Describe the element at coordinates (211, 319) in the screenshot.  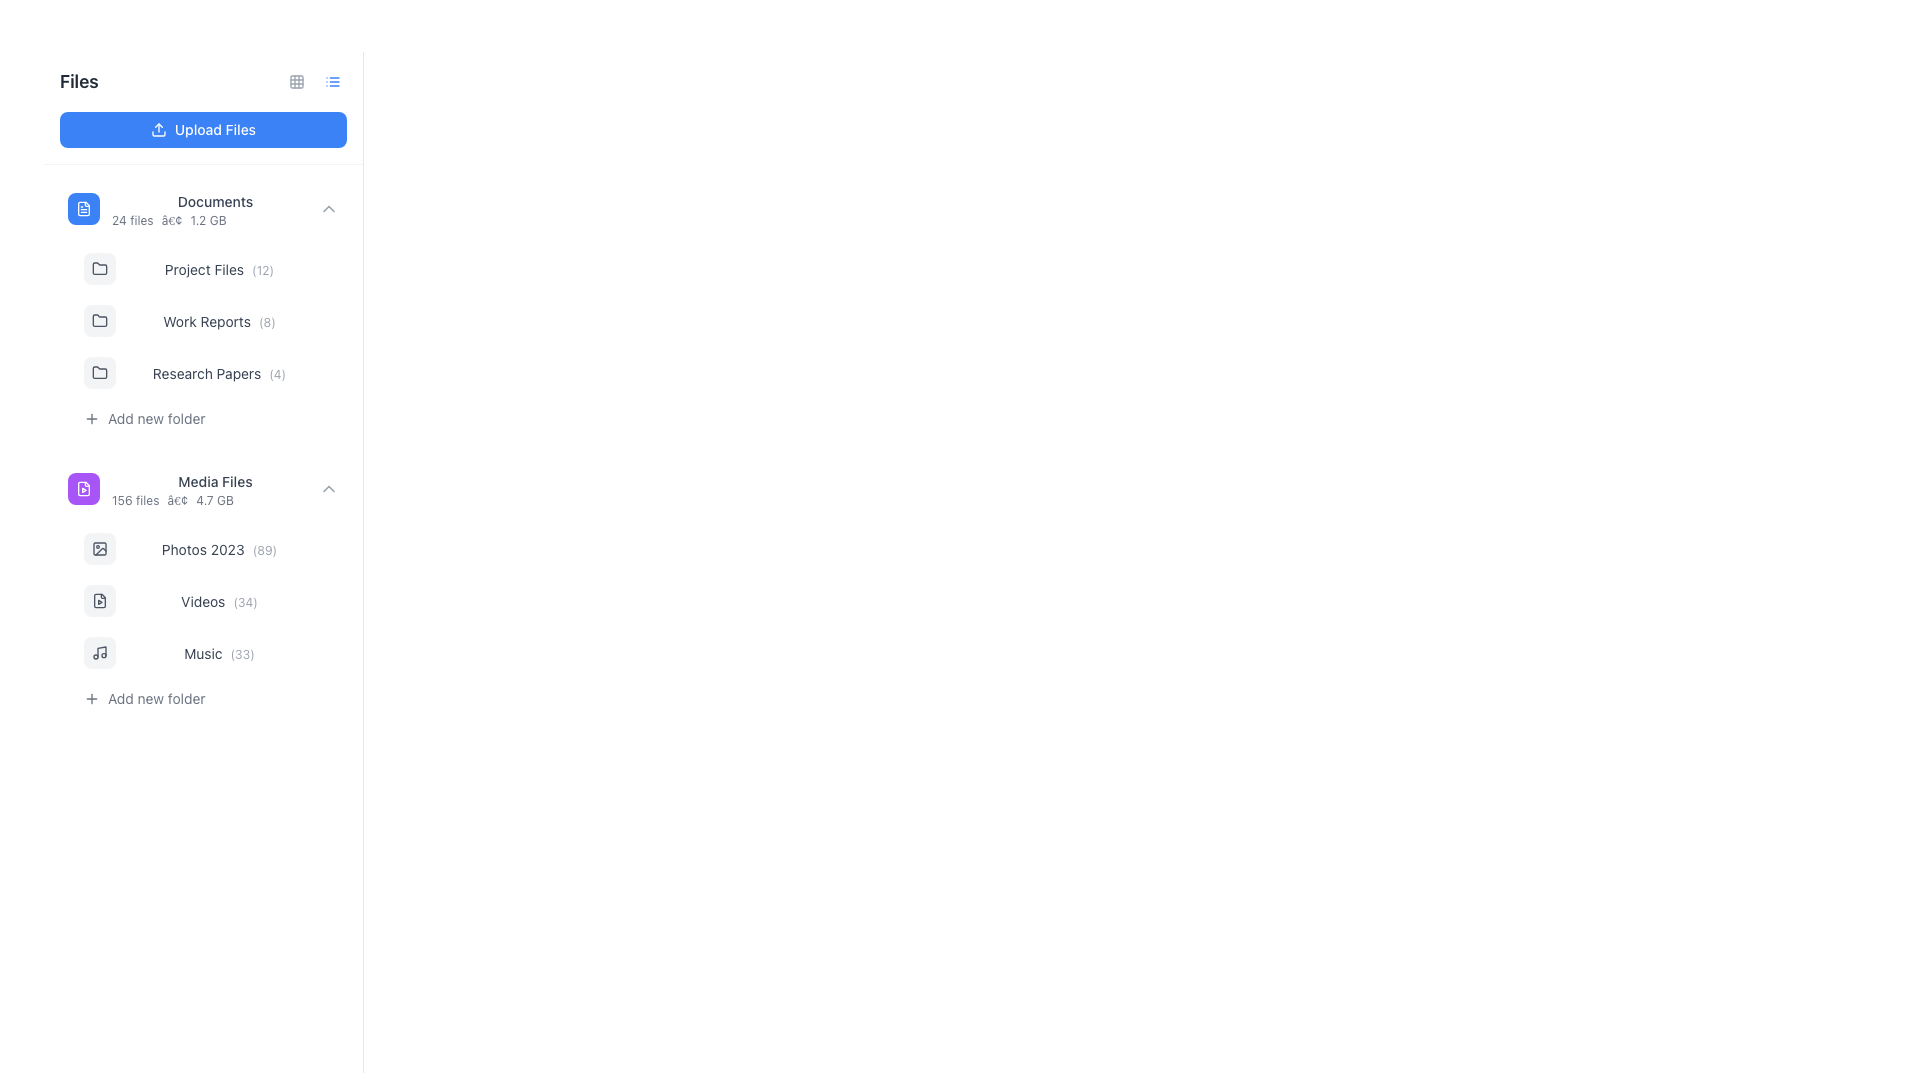
I see `the second navigational folder item` at that location.